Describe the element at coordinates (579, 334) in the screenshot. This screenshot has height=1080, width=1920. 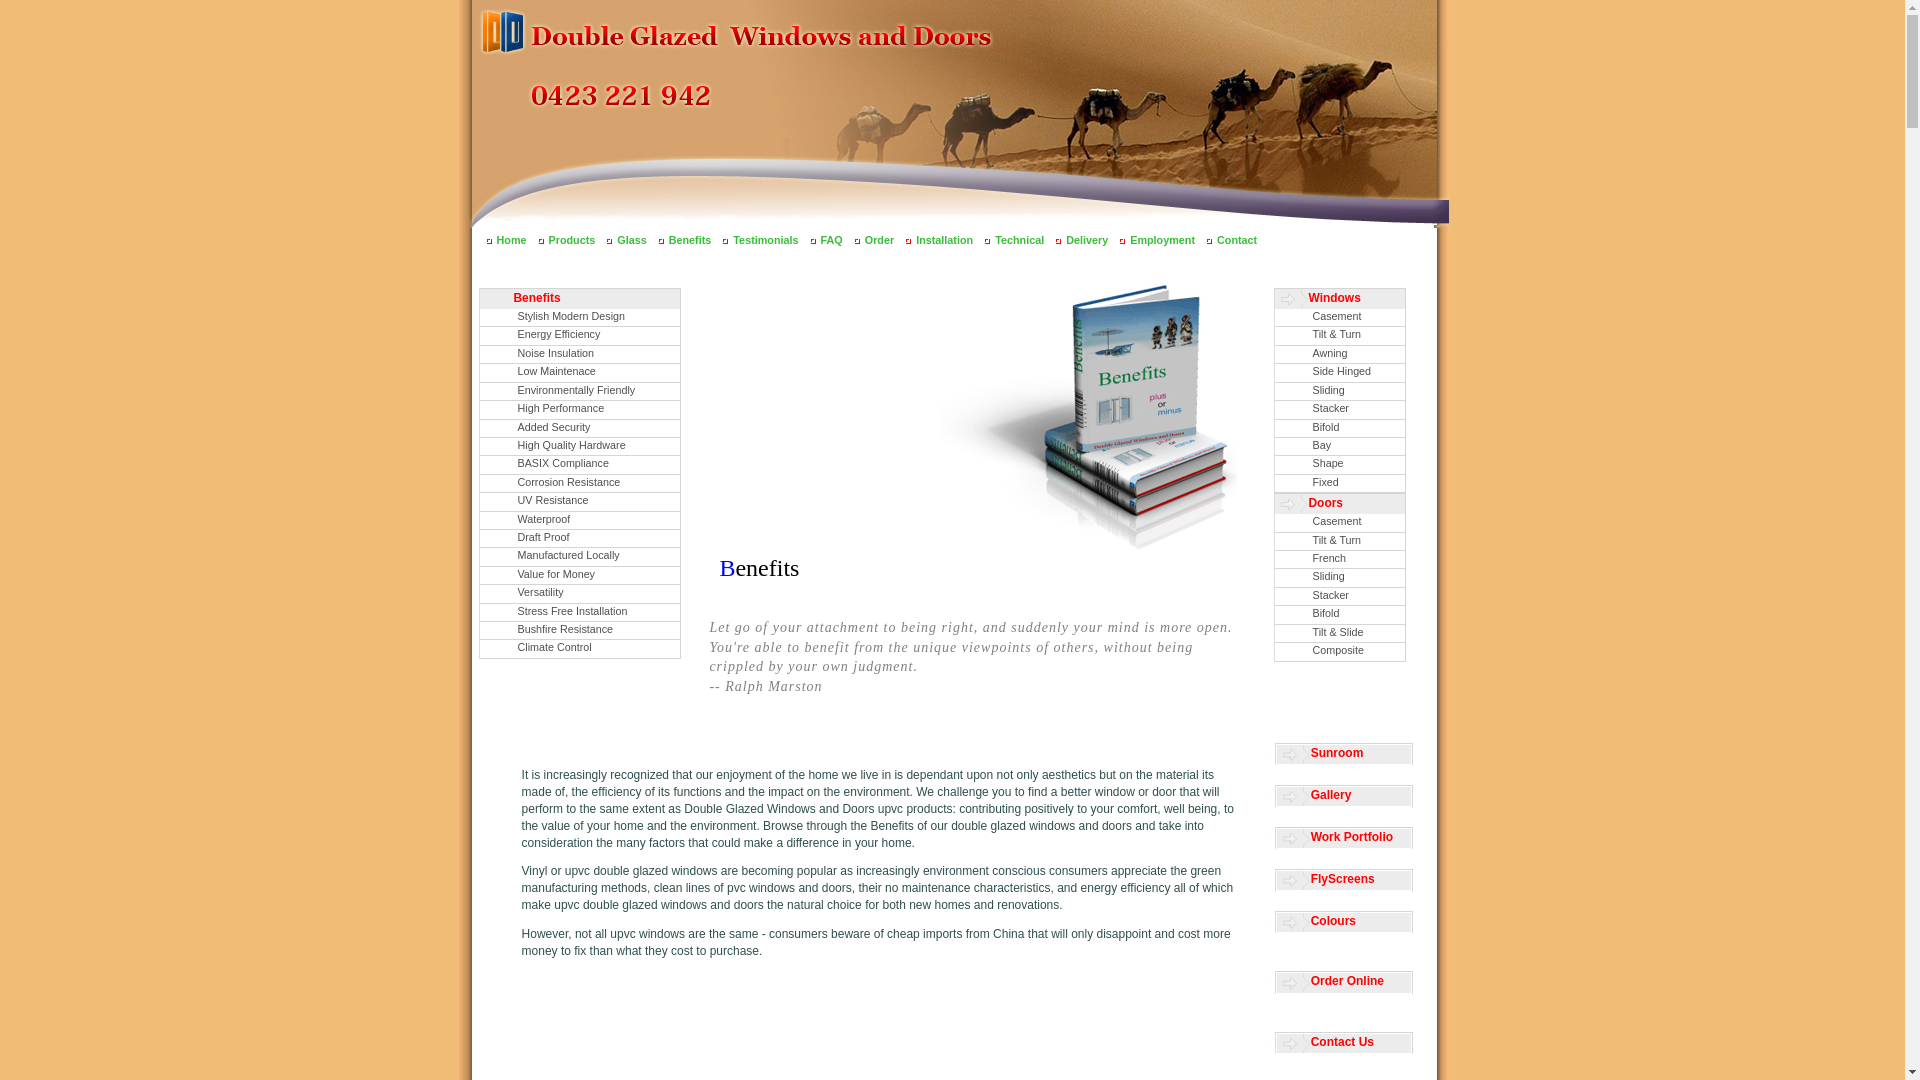
I see `'Energy Efficiency'` at that location.